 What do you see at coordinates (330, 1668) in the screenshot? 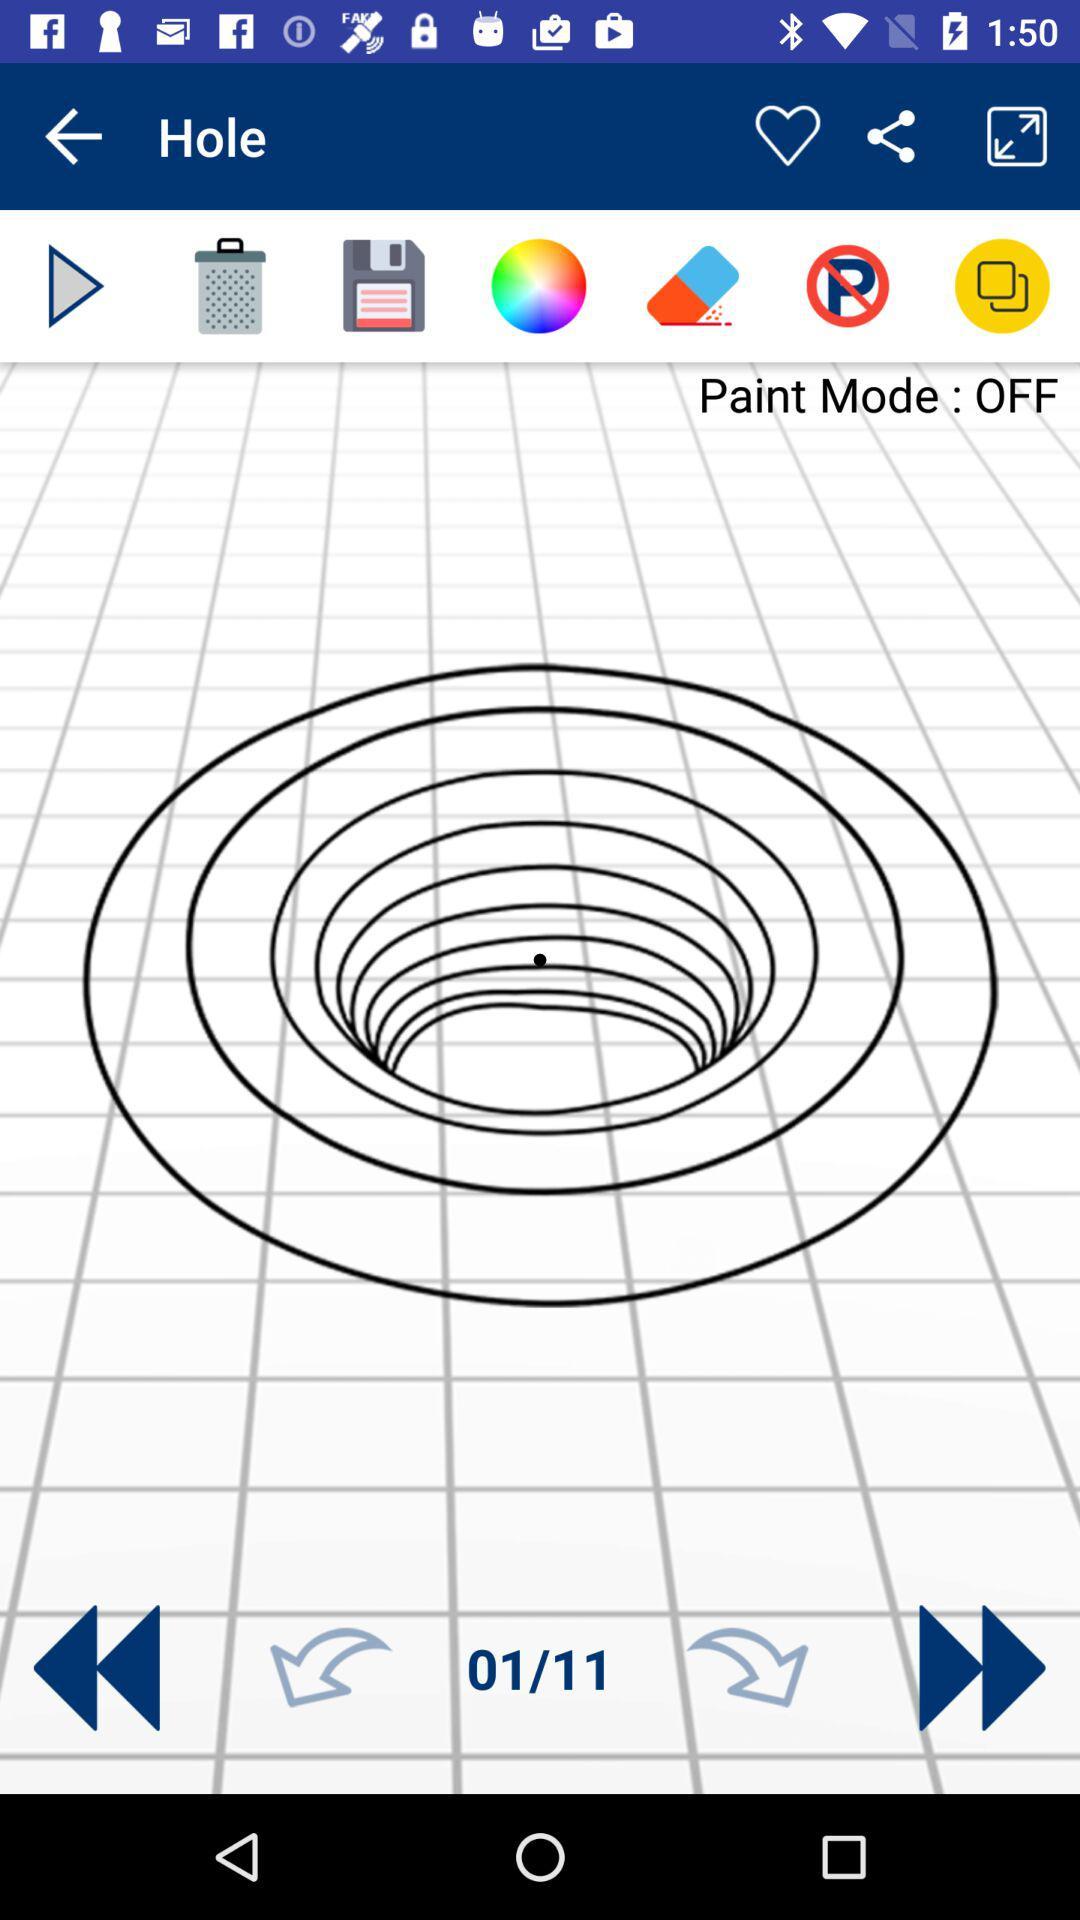
I see `the undo icon` at bounding box center [330, 1668].